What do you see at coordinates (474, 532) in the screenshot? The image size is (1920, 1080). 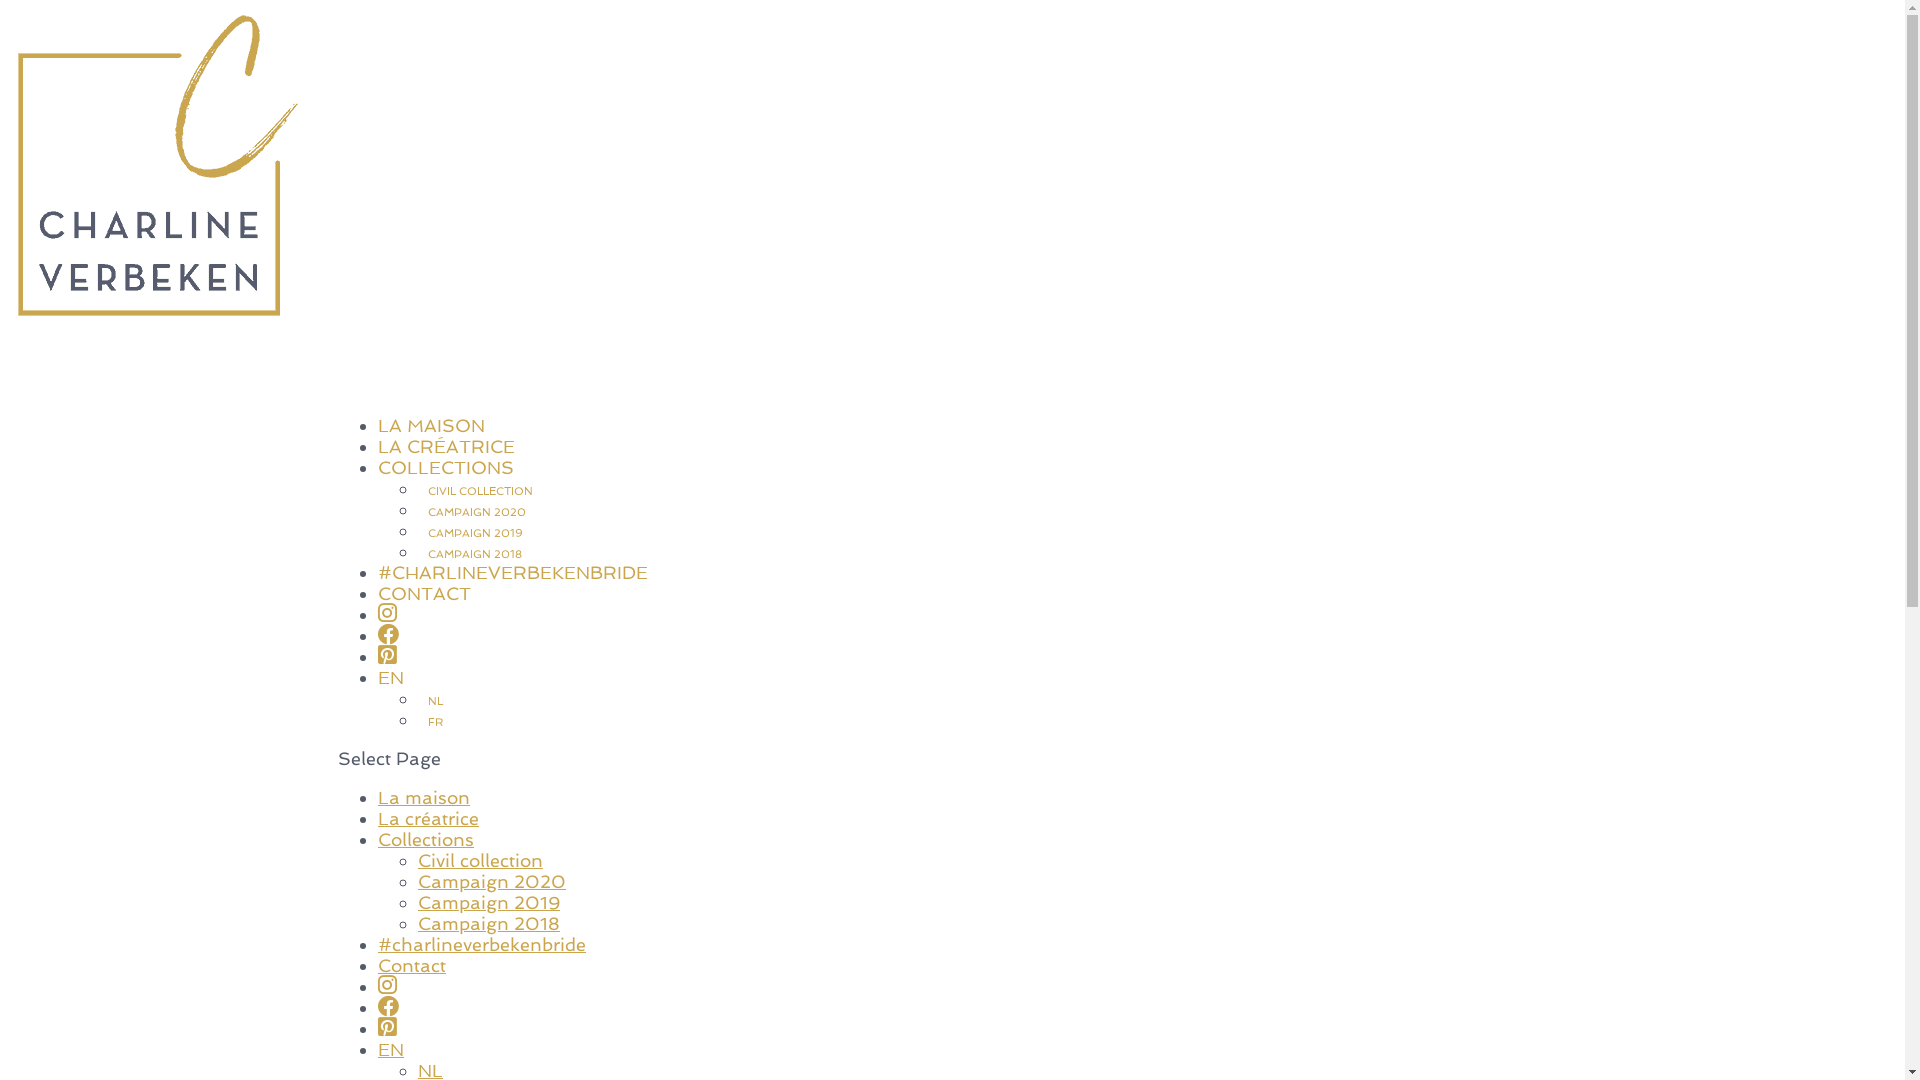 I see `'CAMPAIGN 2019'` at bounding box center [474, 532].